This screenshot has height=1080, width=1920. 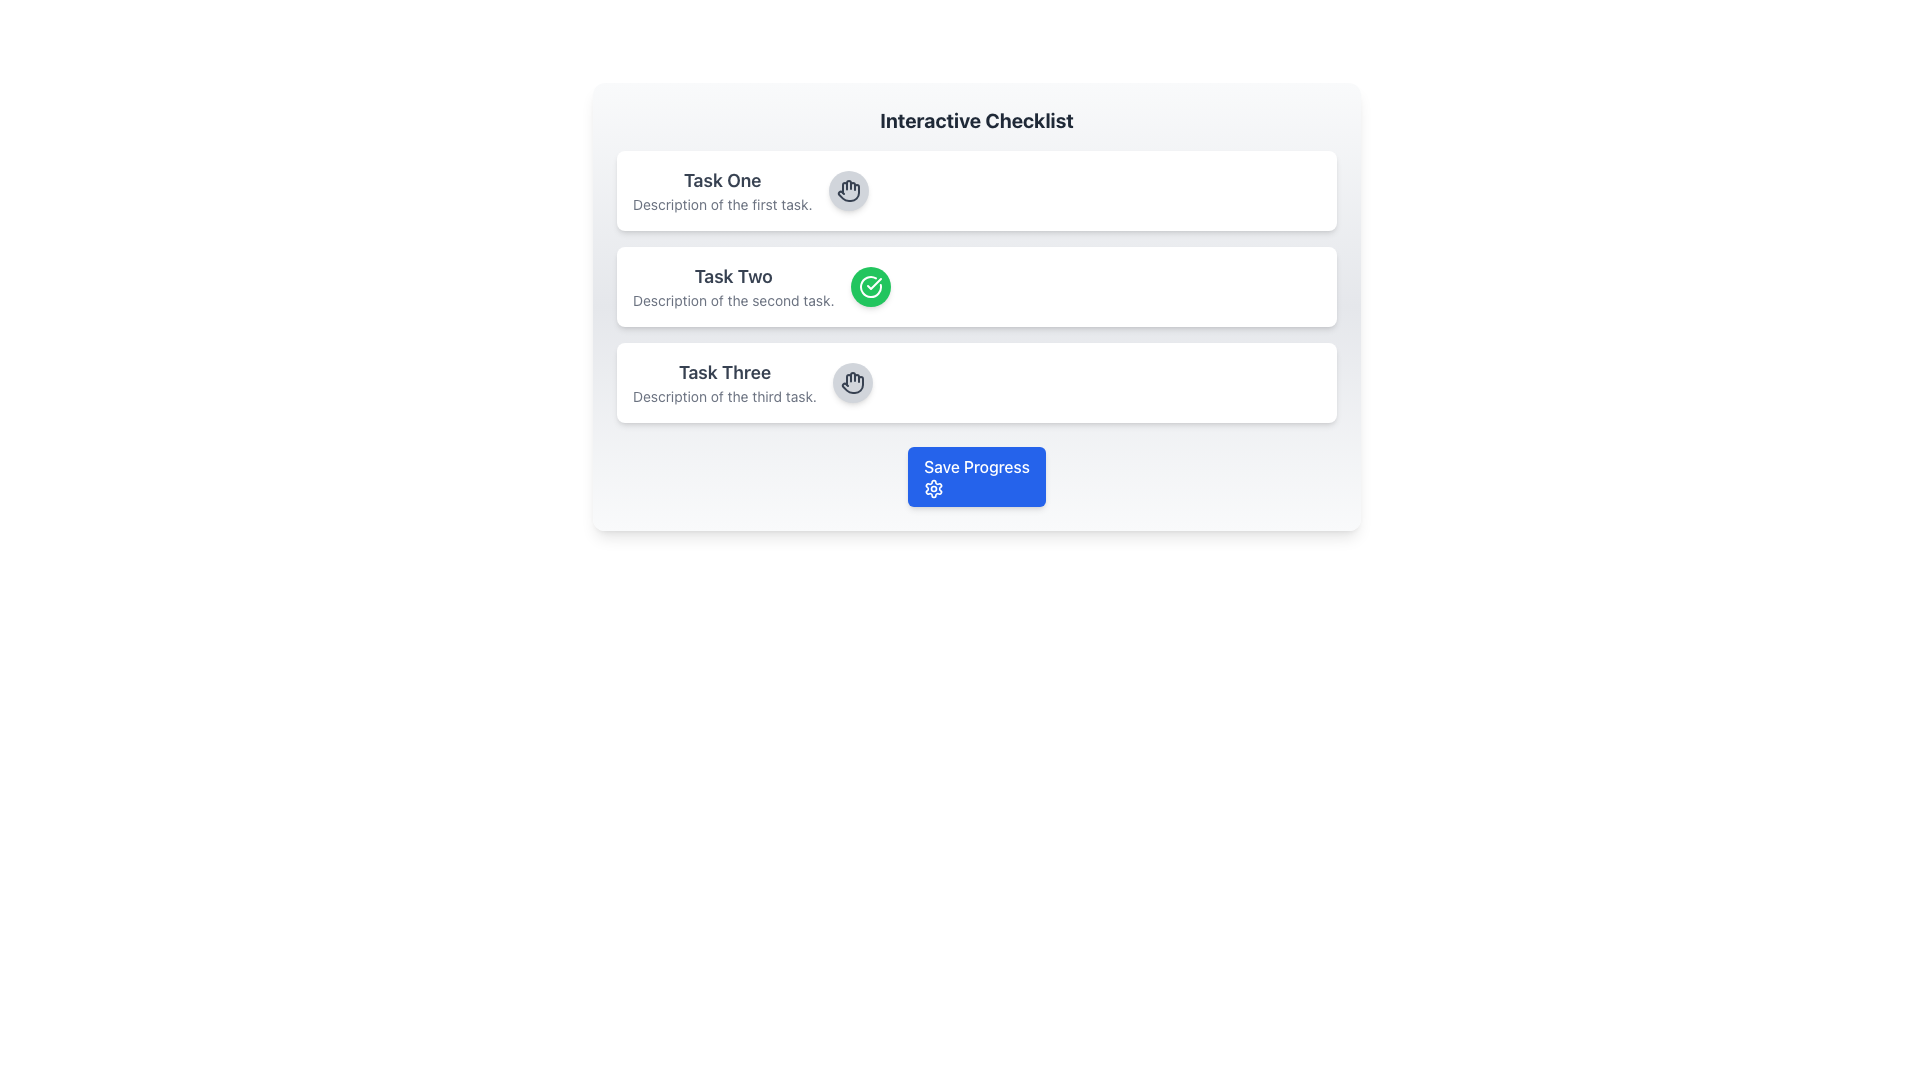 What do you see at coordinates (723, 382) in the screenshot?
I see `the text block labeled 'Task Three', which contains the lines 'Task Three' and 'Description of the third task.'` at bounding box center [723, 382].